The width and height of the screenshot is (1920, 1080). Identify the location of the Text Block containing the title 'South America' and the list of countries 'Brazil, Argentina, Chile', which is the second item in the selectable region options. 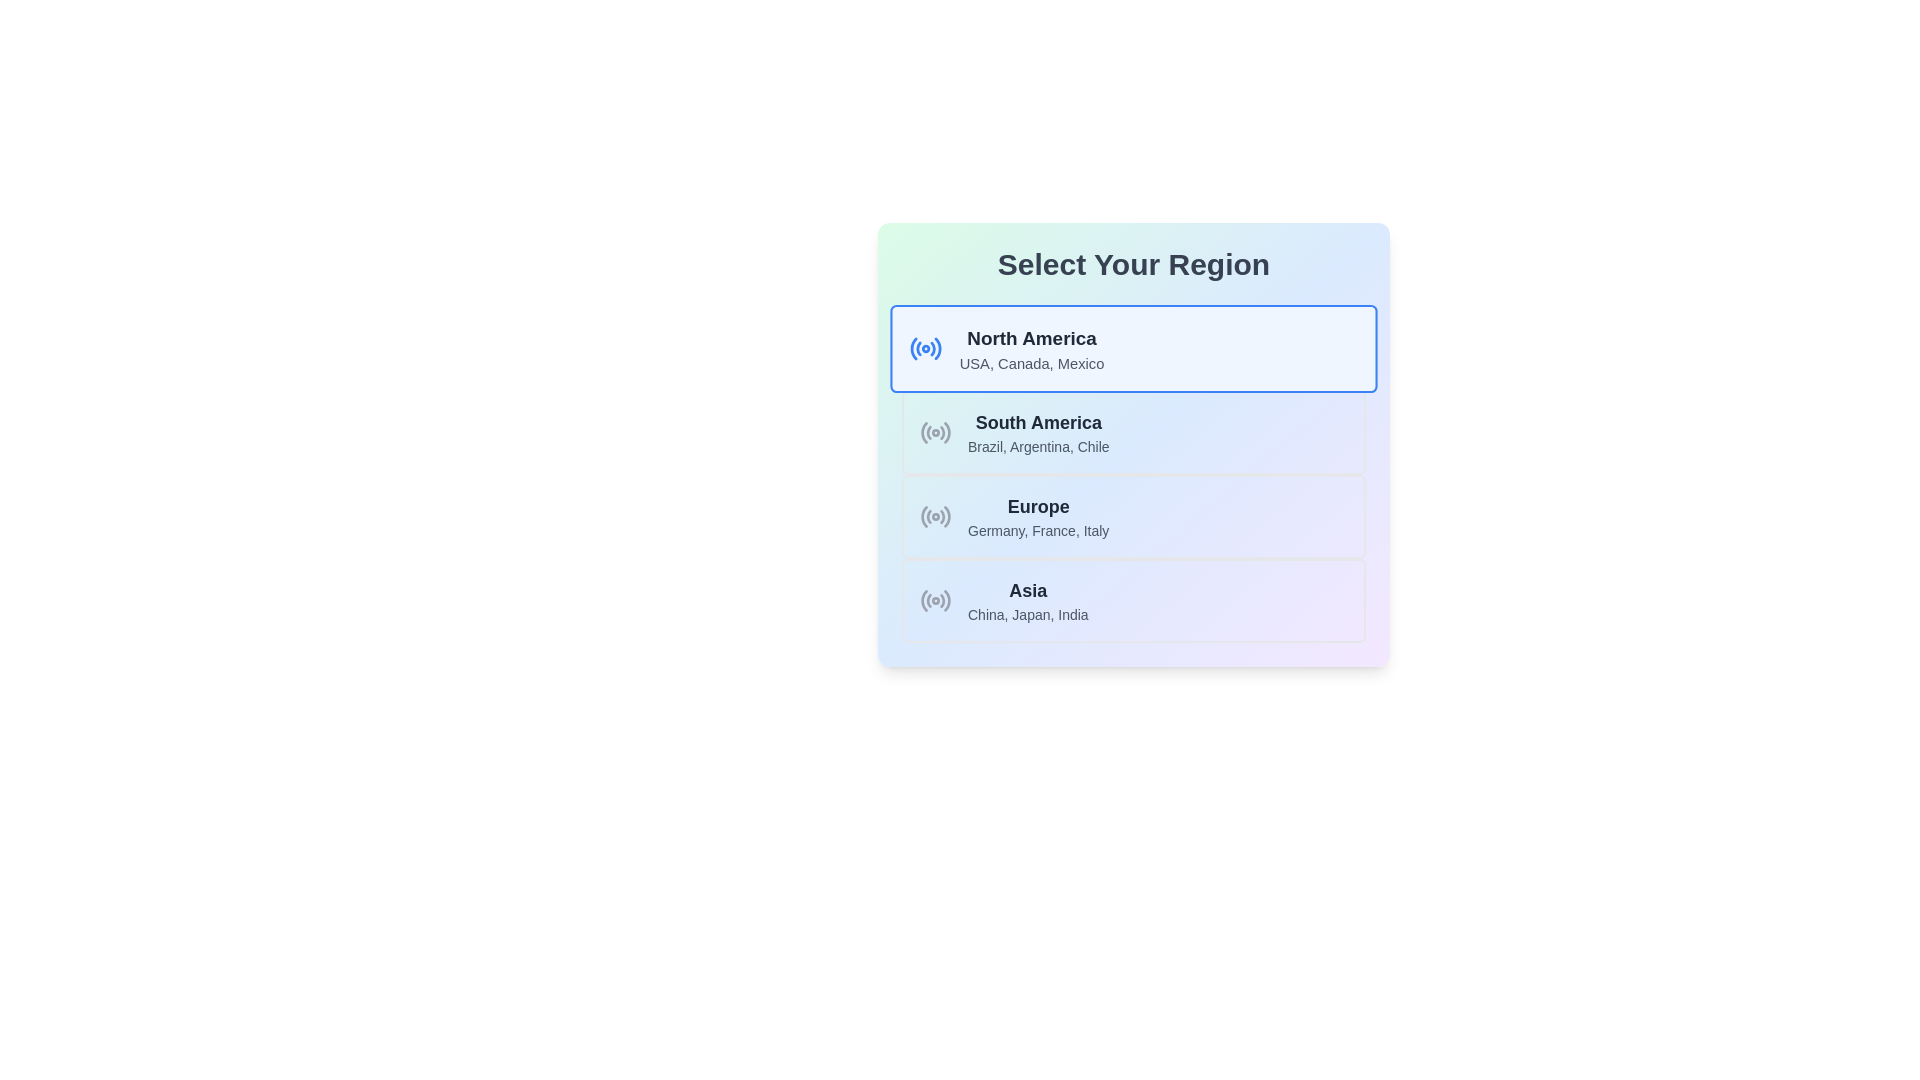
(1038, 431).